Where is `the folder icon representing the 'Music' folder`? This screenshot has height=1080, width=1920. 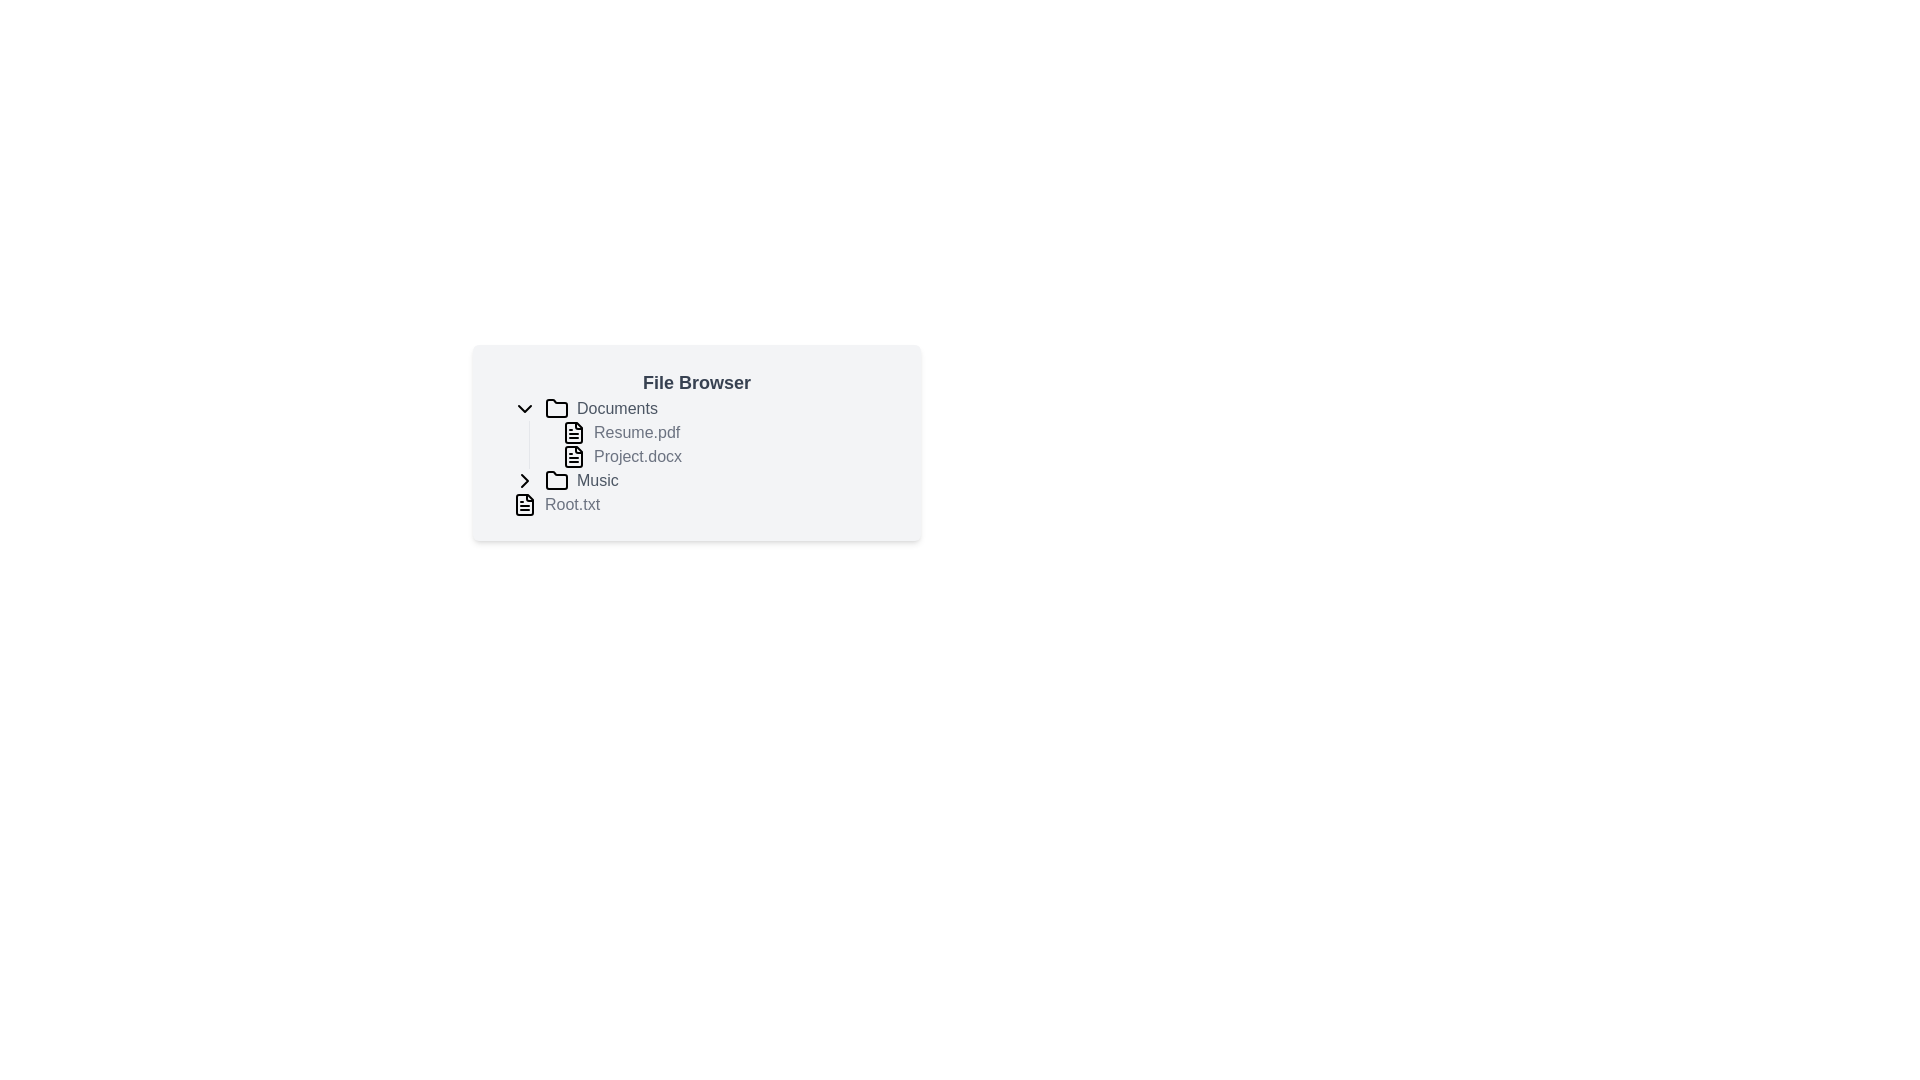
the folder icon representing the 'Music' folder is located at coordinates (564, 481).